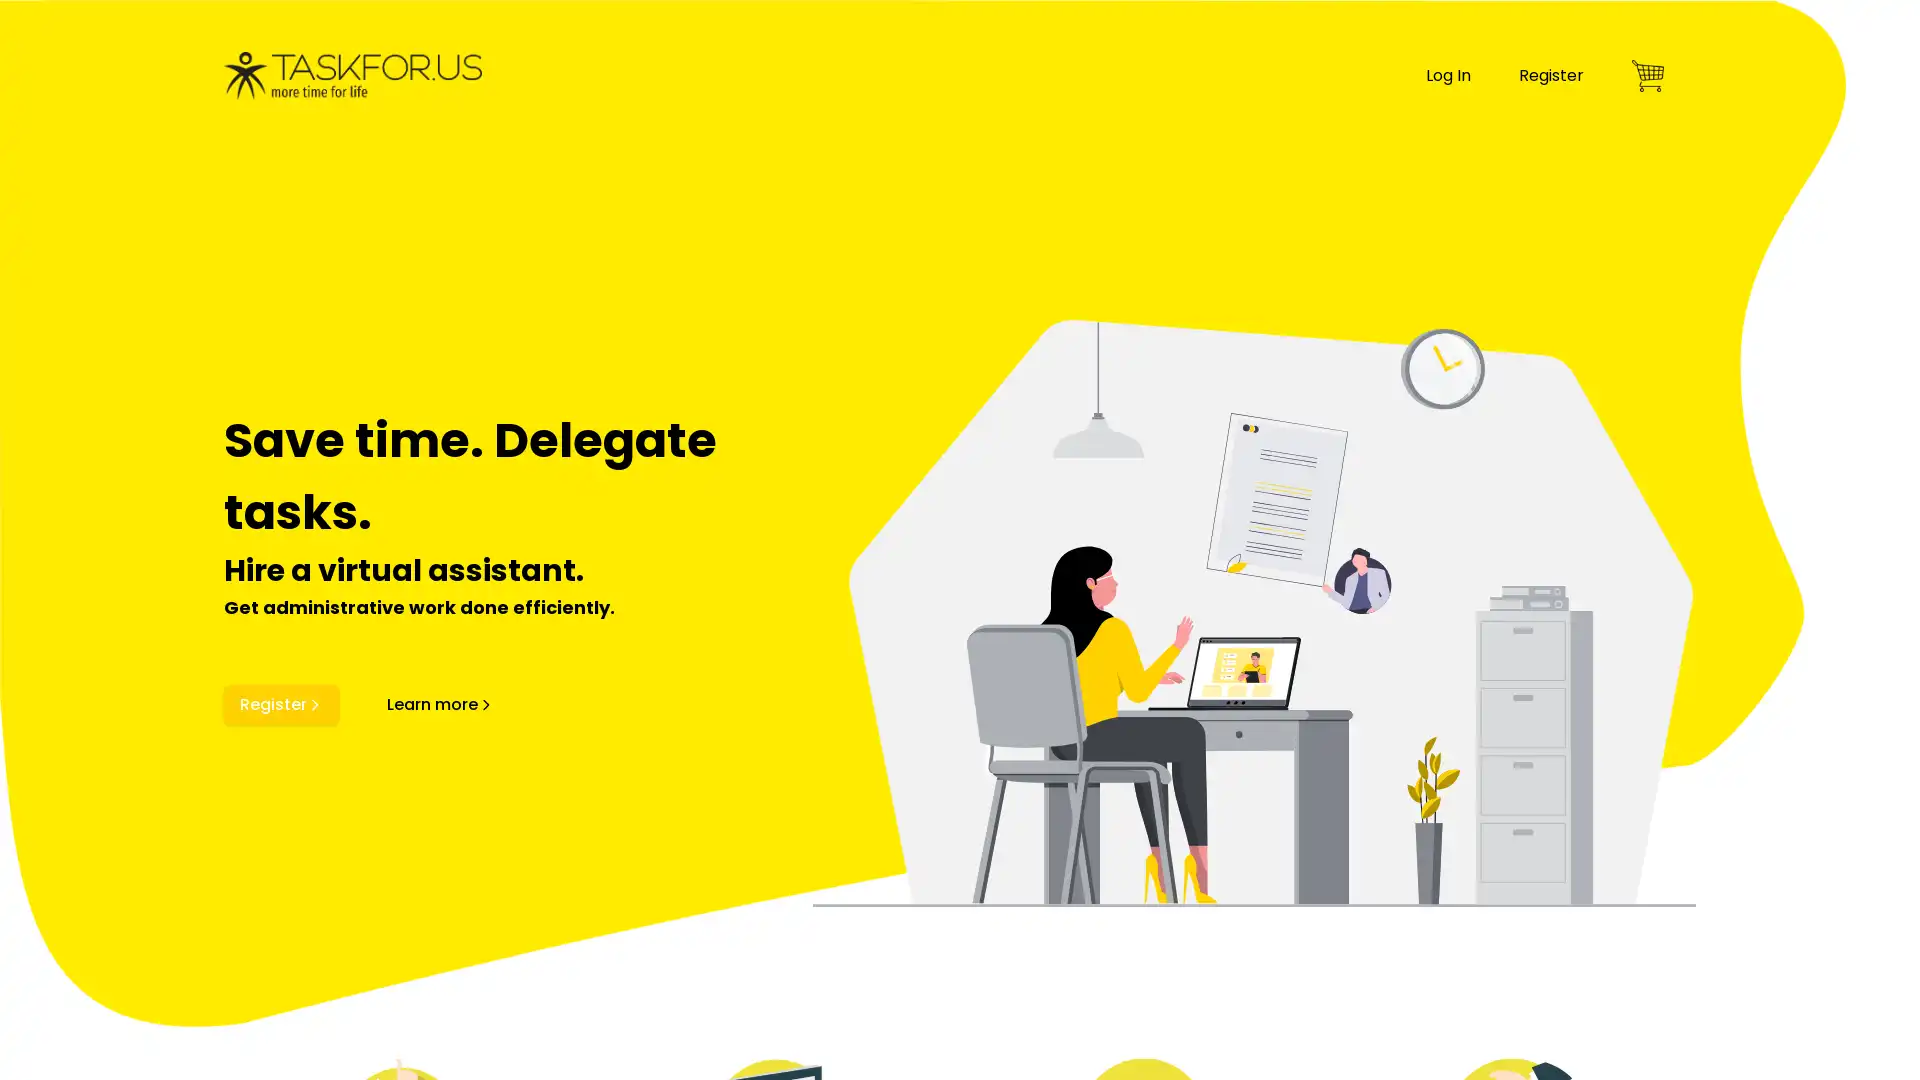  What do you see at coordinates (280, 704) in the screenshot?
I see `Register Arrow` at bounding box center [280, 704].